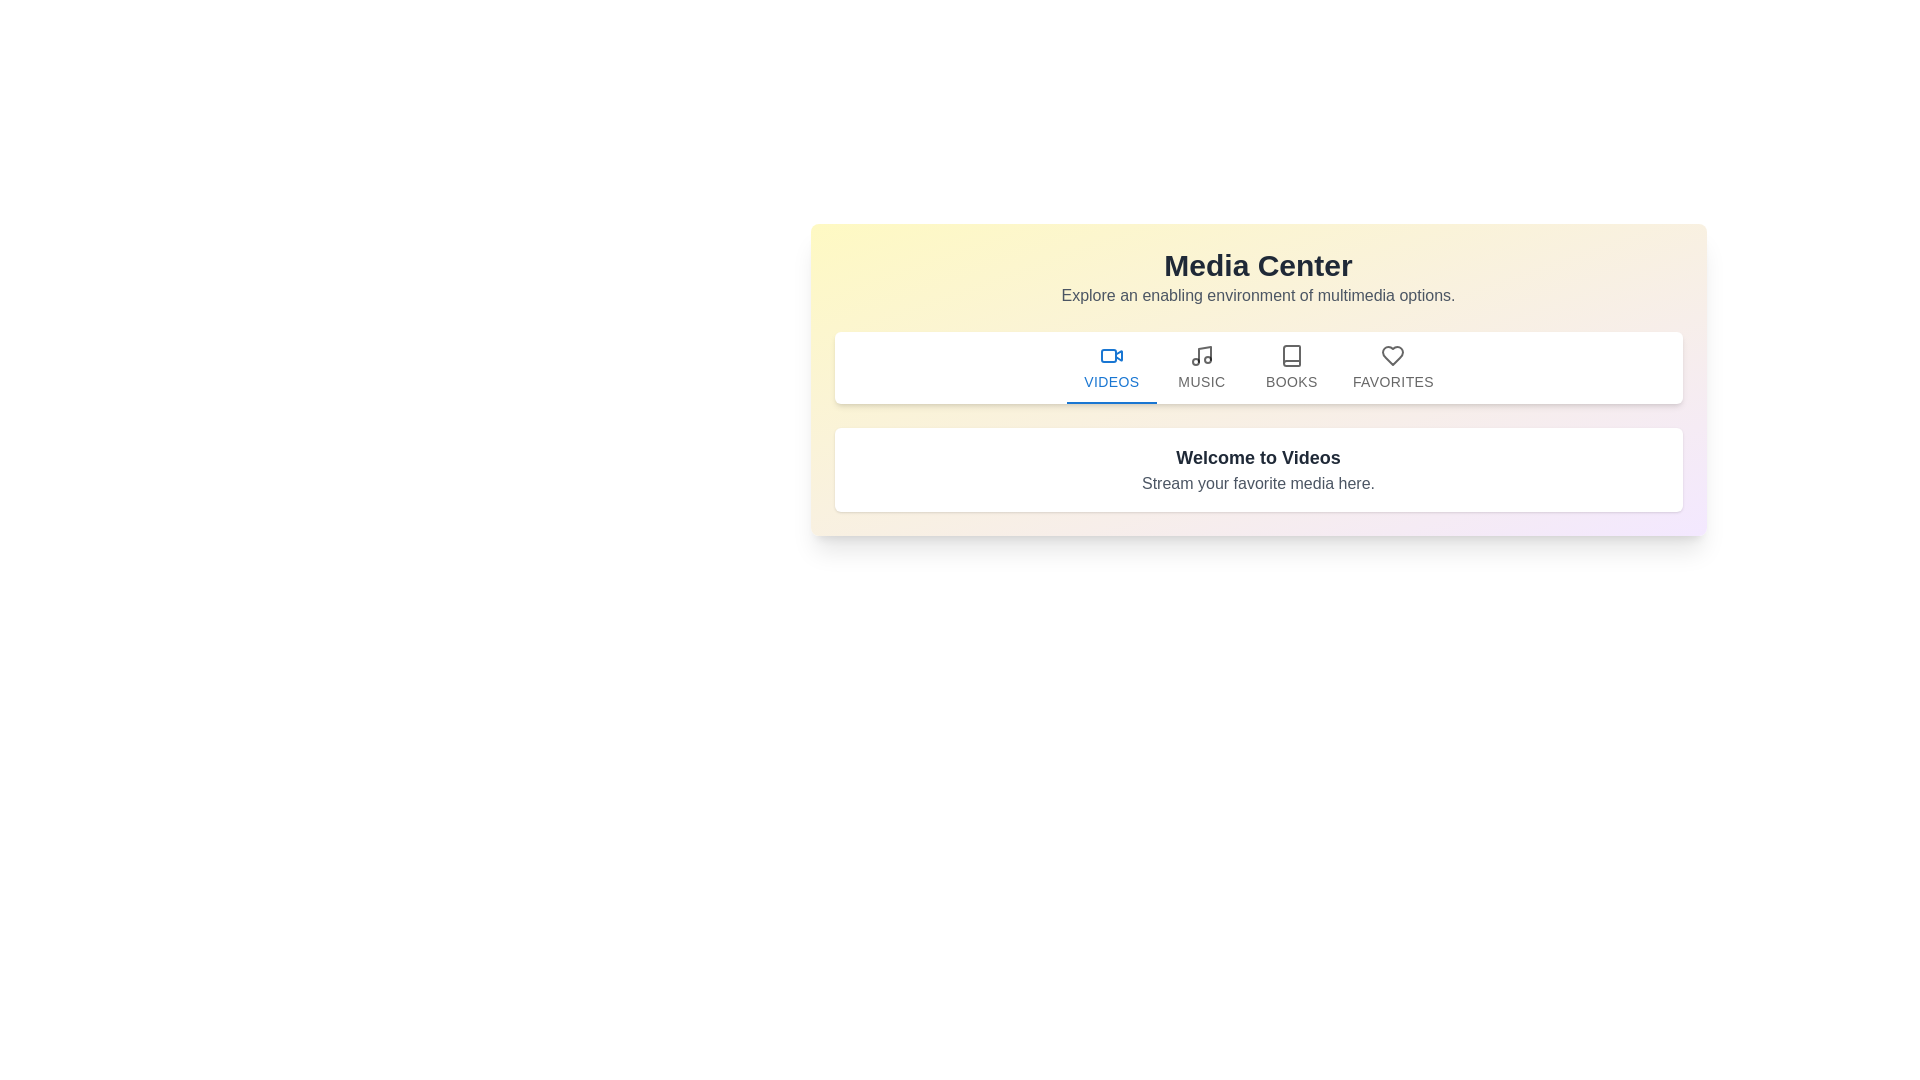 The image size is (1920, 1080). Describe the element at coordinates (1257, 483) in the screenshot. I see `the static text label that serves as a subtitle below the title 'Welcome to Videos'` at that location.